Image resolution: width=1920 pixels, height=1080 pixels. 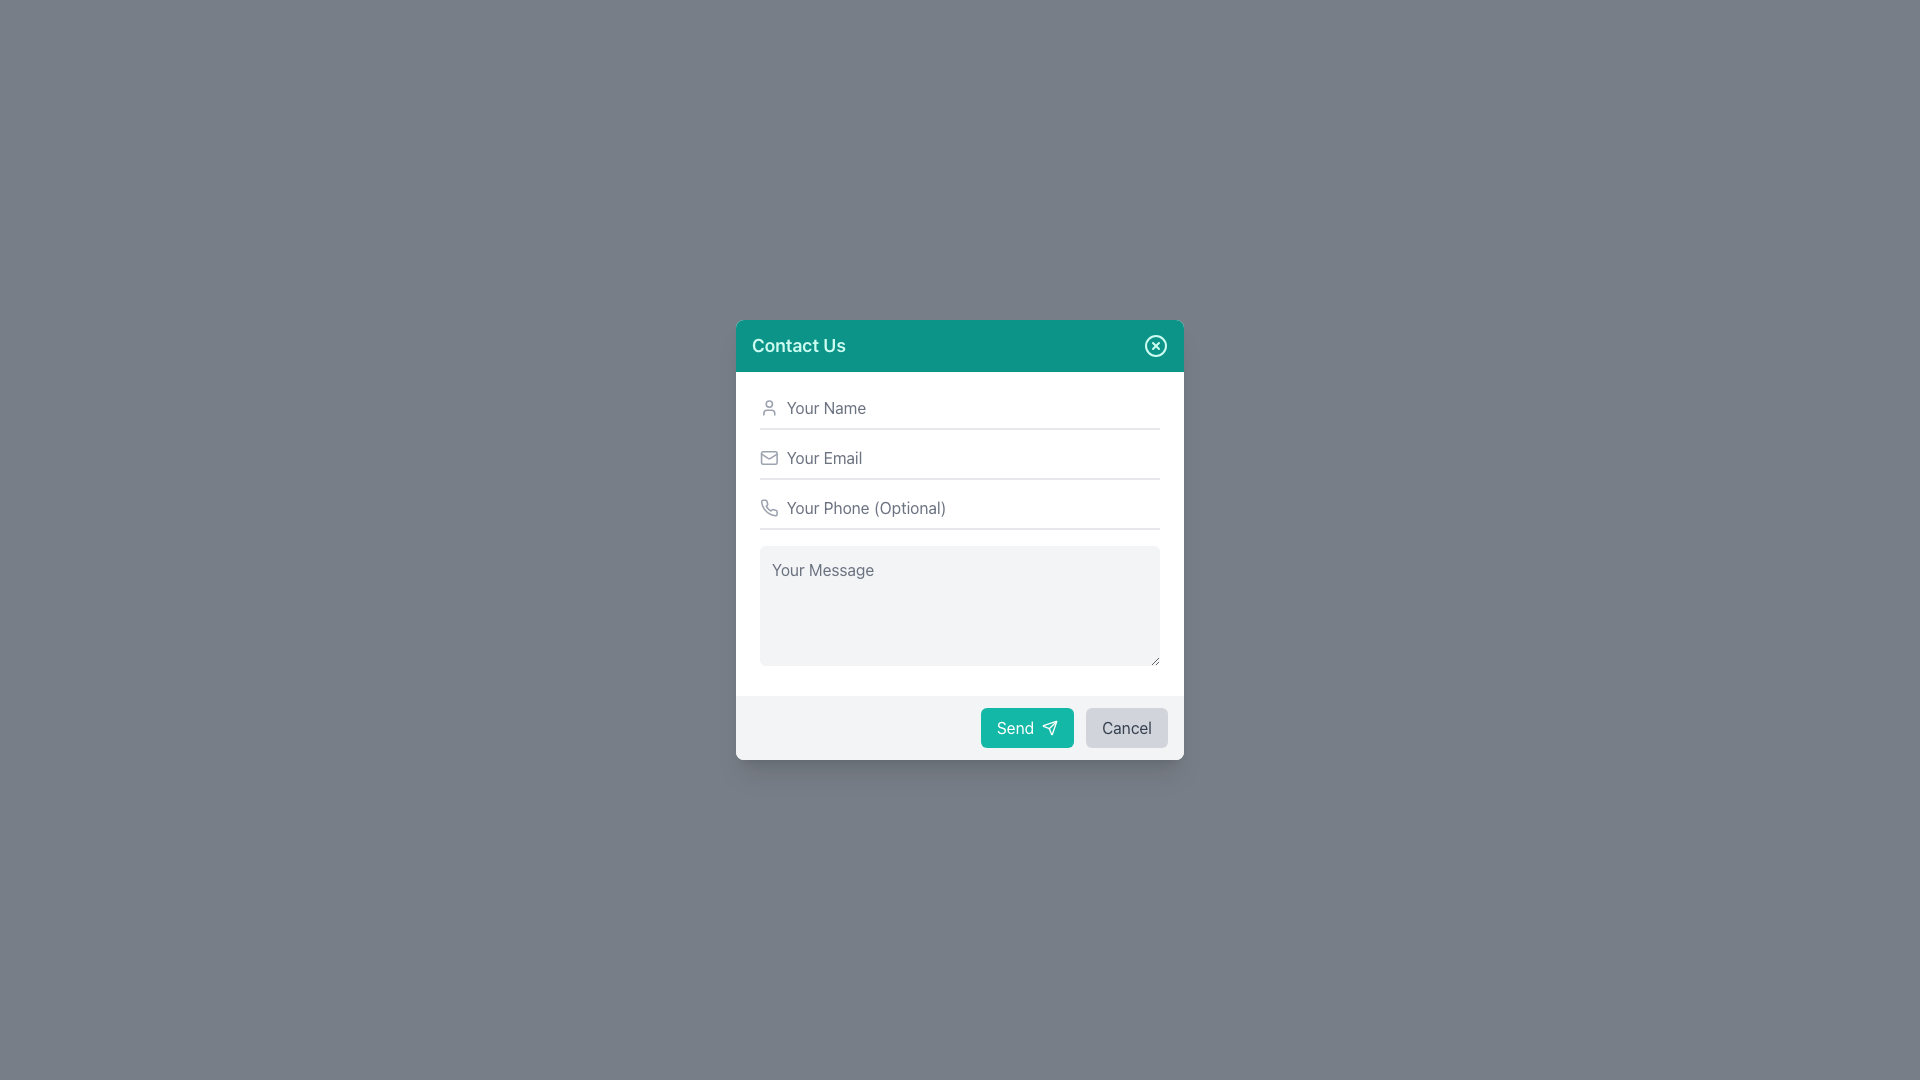 I want to click on the email input field in the 'Contact Us' form, so click(x=973, y=458).